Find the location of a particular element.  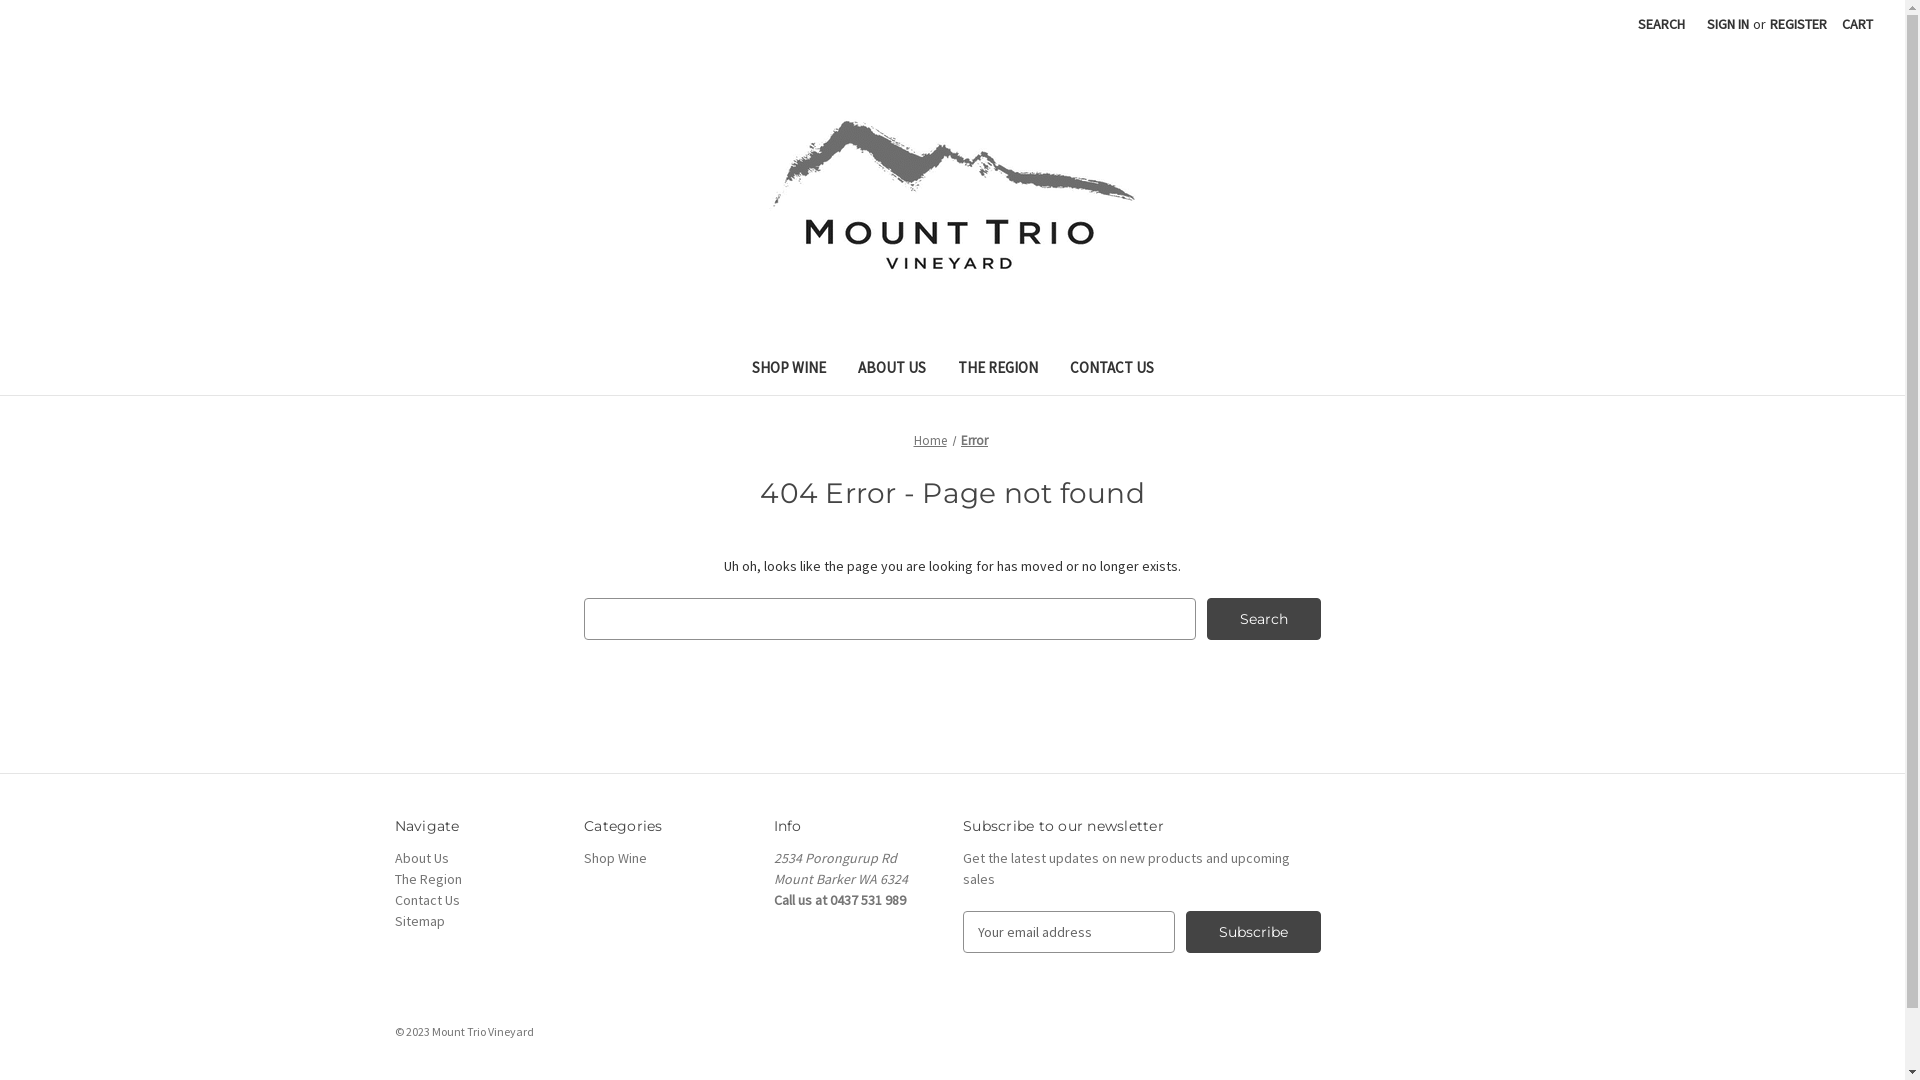

'SIGN IN' is located at coordinates (1694, 24).